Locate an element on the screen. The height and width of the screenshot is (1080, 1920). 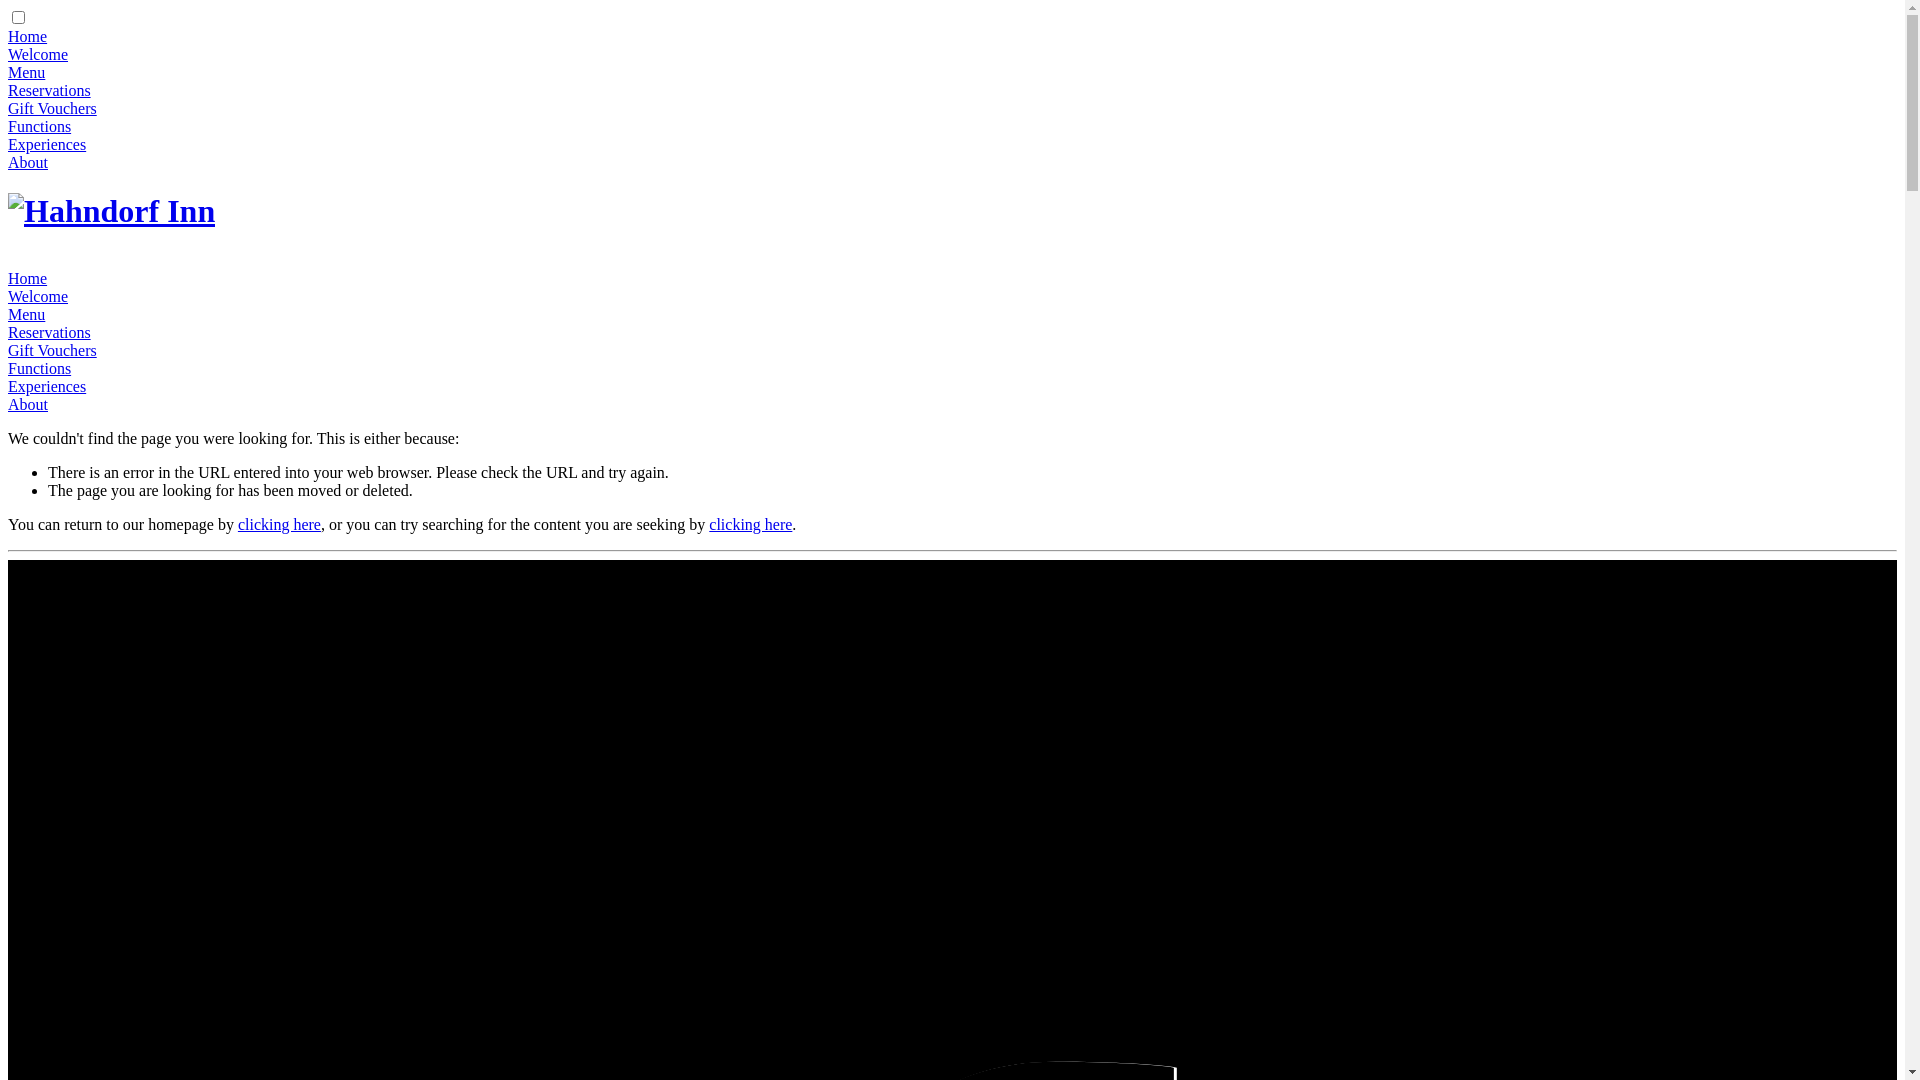
'Menu' is located at coordinates (26, 314).